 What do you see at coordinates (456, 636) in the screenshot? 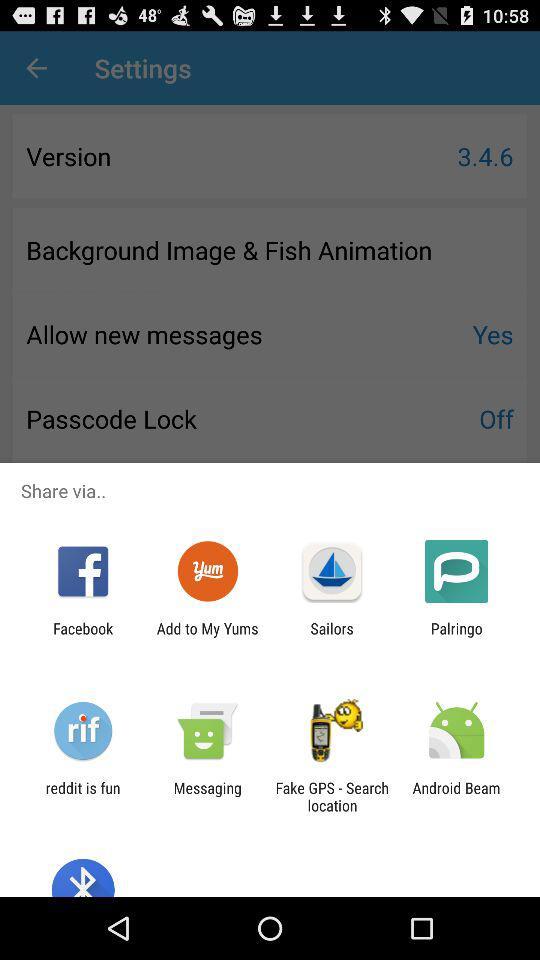
I see `the icon to the right of the sailors` at bounding box center [456, 636].